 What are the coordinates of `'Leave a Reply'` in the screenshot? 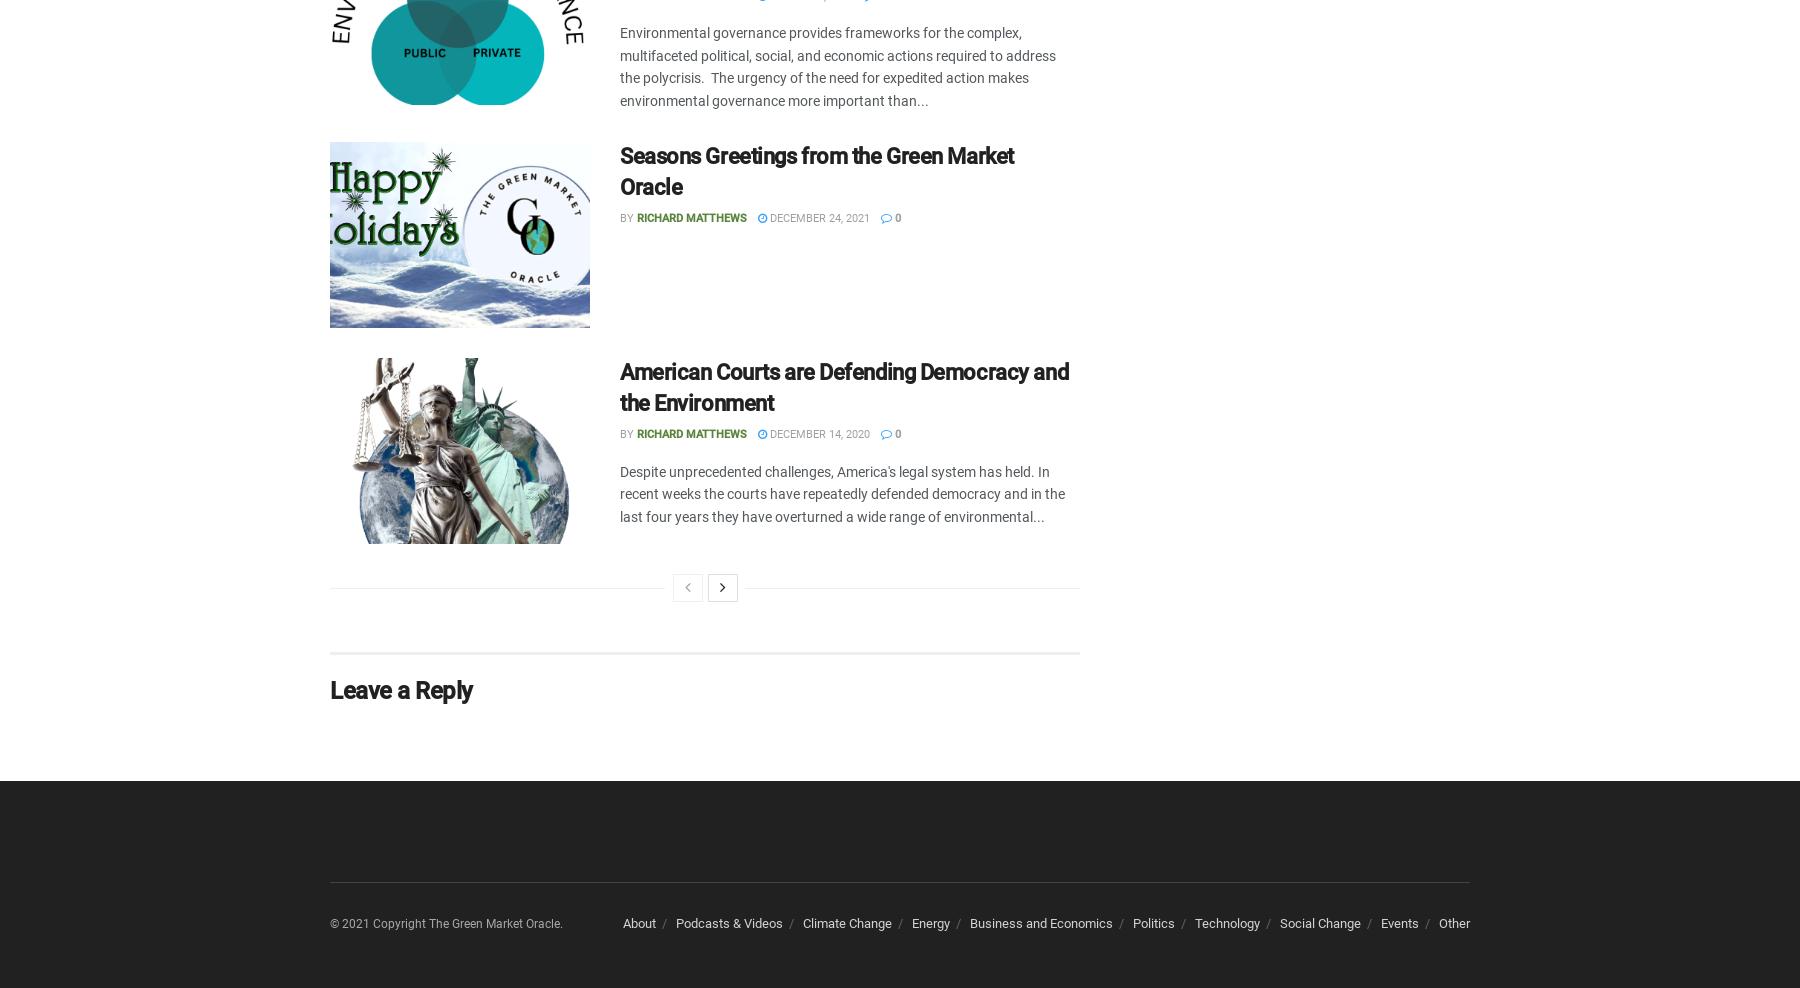 It's located at (401, 690).